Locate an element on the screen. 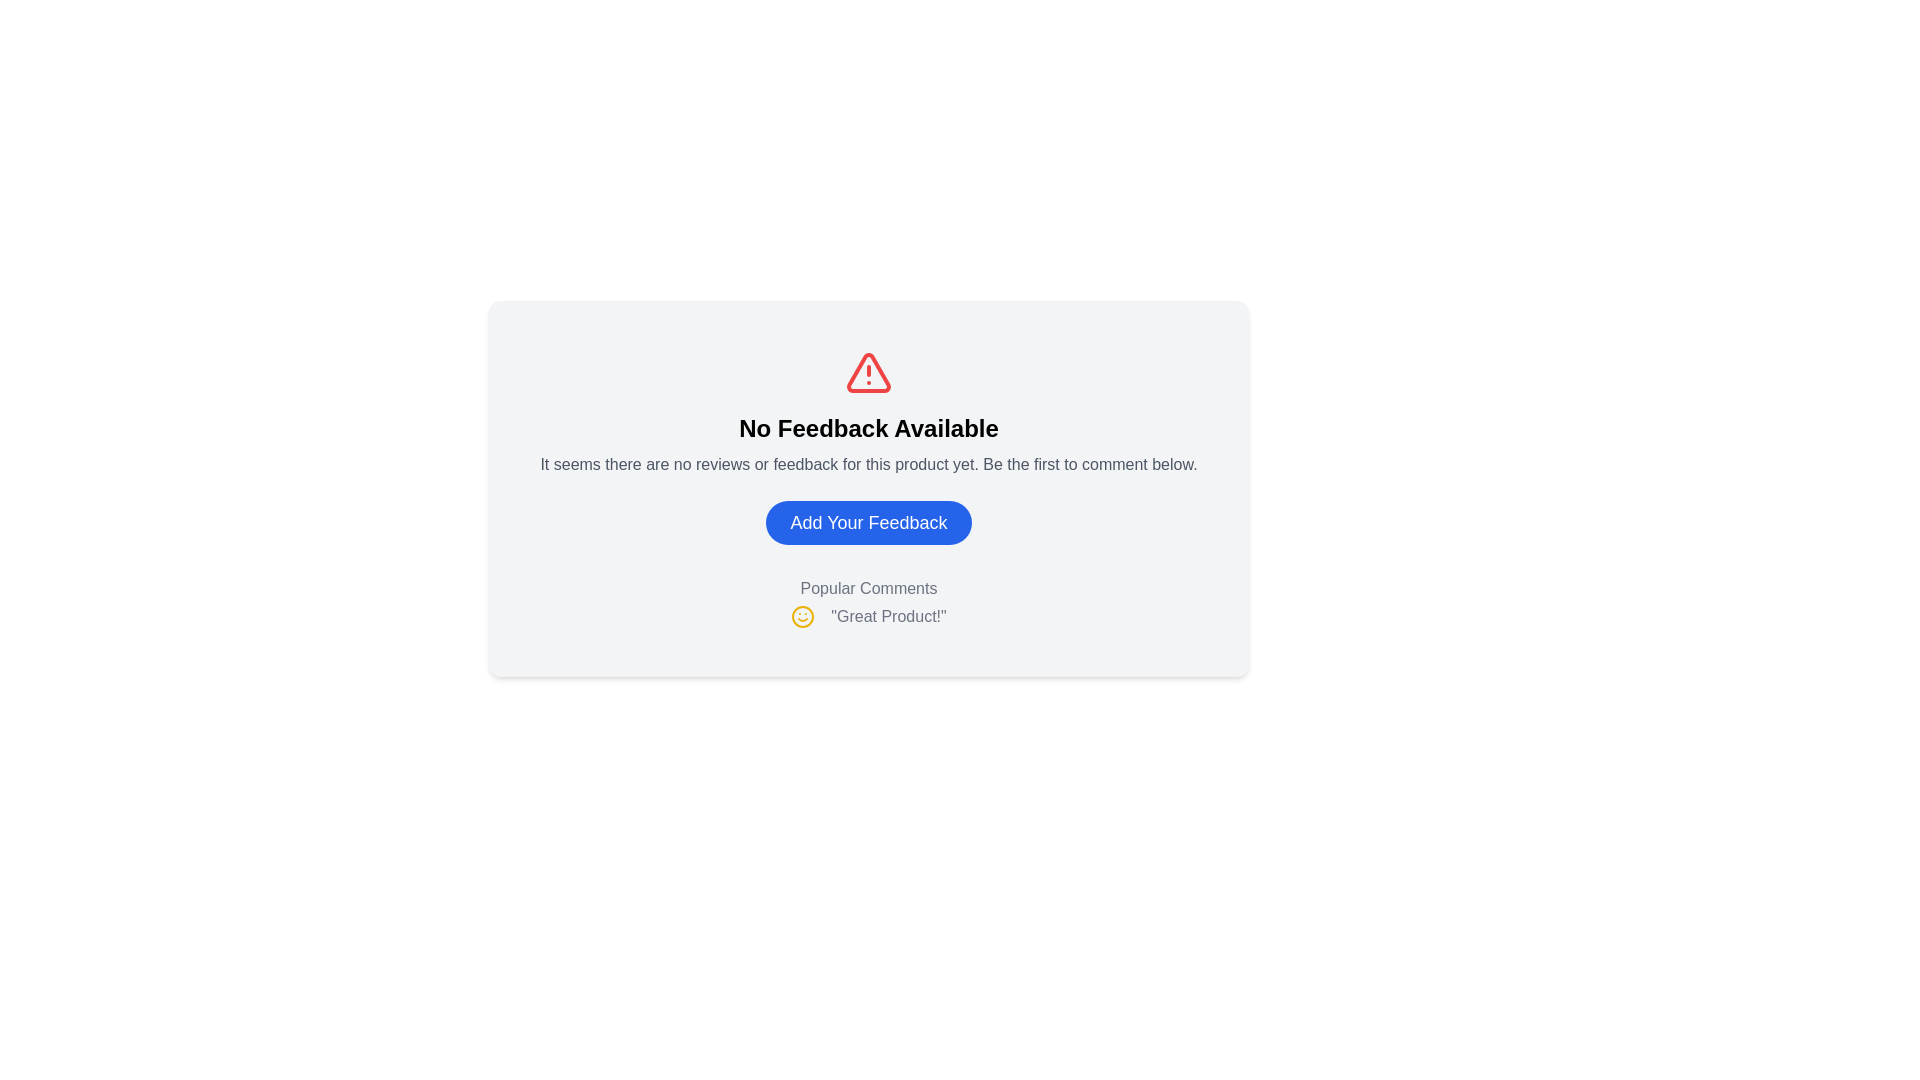 Image resolution: width=1920 pixels, height=1080 pixels. the red triangular warning icon located at the top of the light gray box, which is directly above the 'No Feedback Available' text is located at coordinates (868, 373).